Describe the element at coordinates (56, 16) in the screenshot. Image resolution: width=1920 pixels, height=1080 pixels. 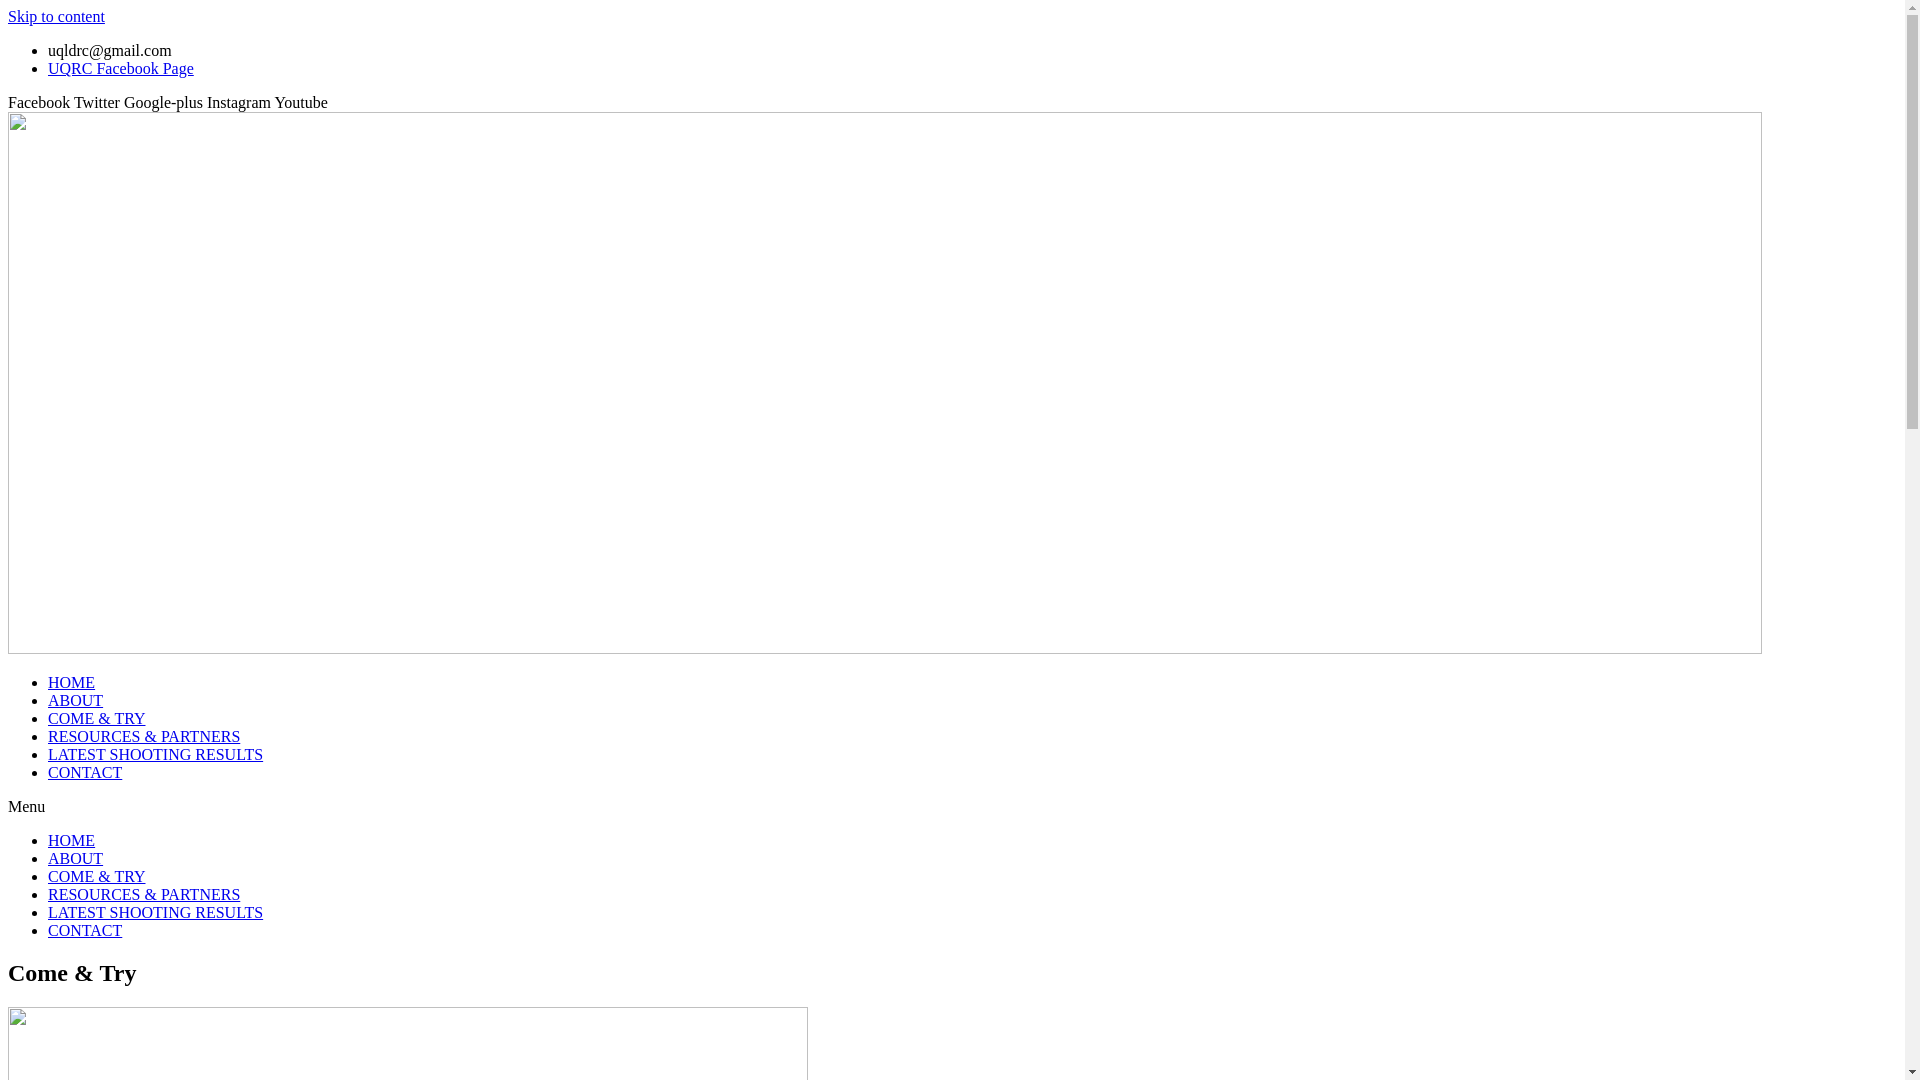
I see `'Skip to content'` at that location.